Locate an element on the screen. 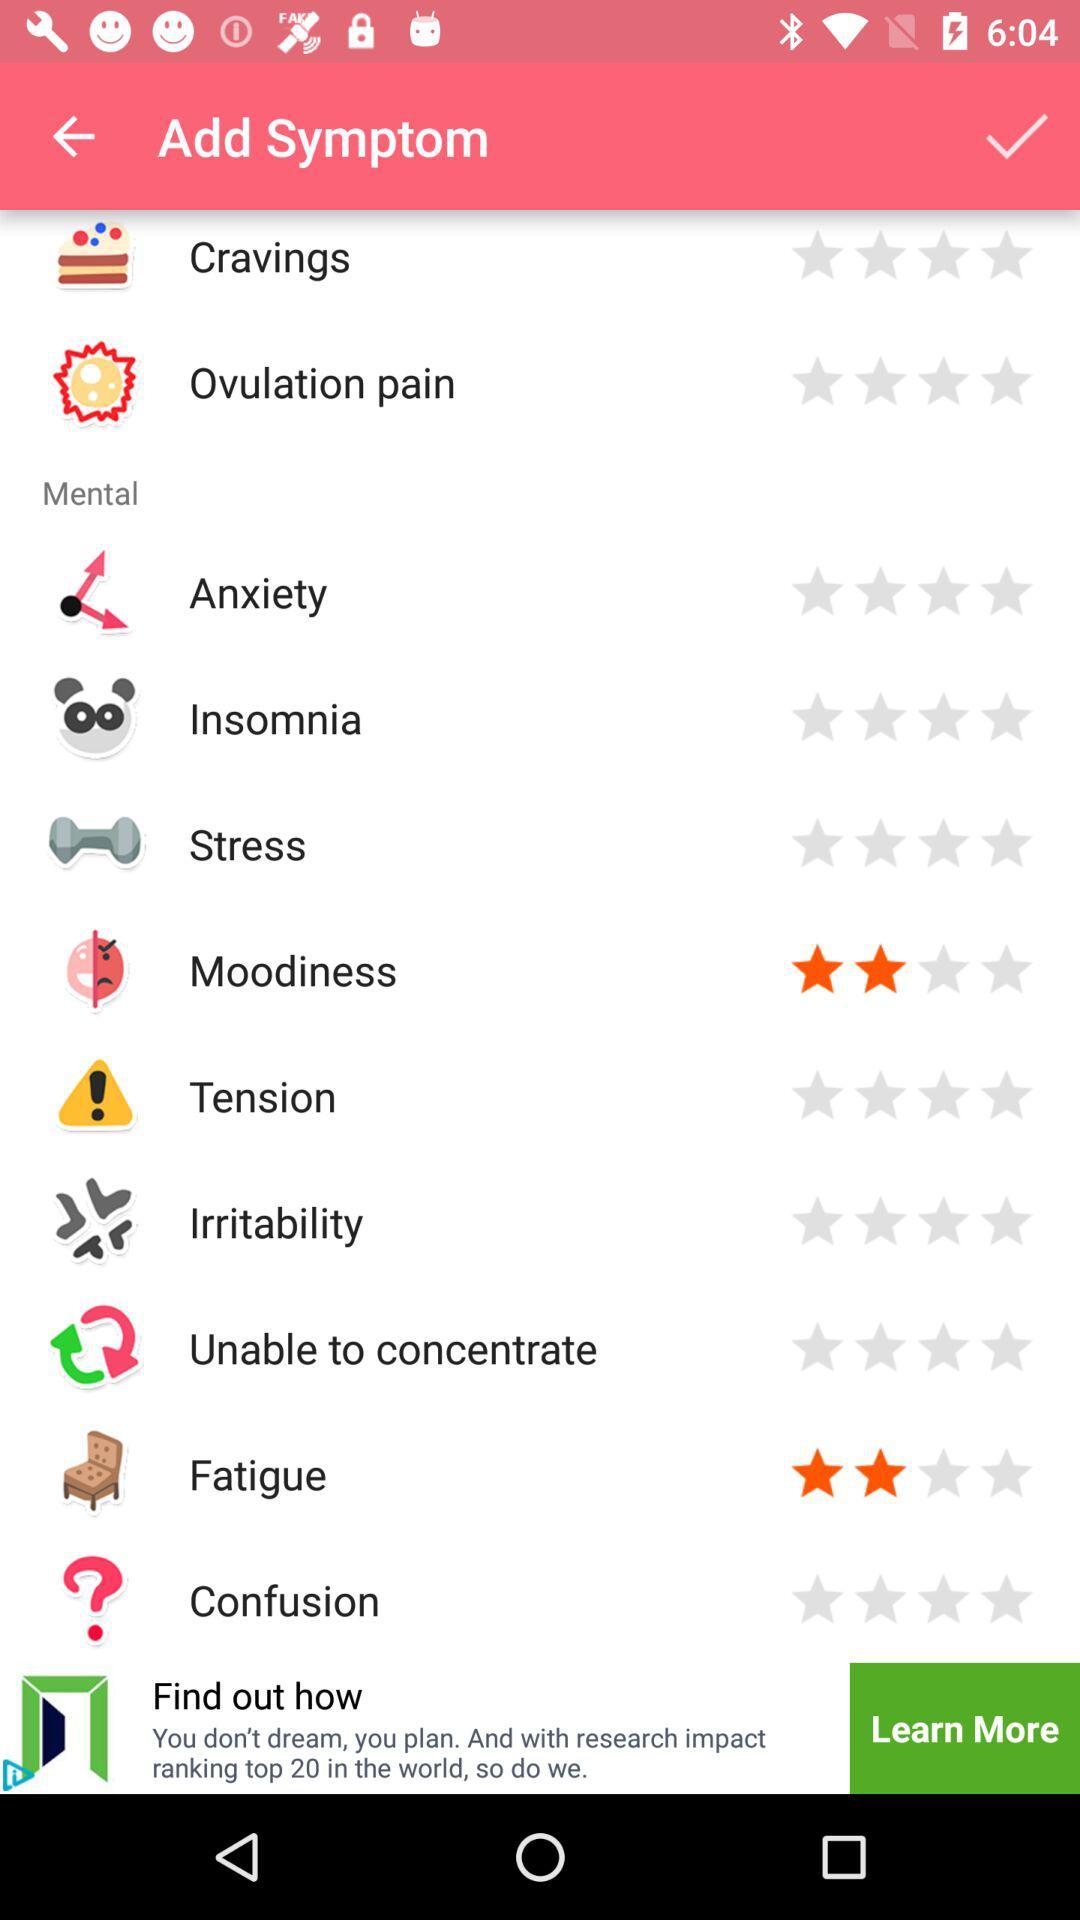 The image size is (1080, 1920). 3 points is located at coordinates (943, 1220).